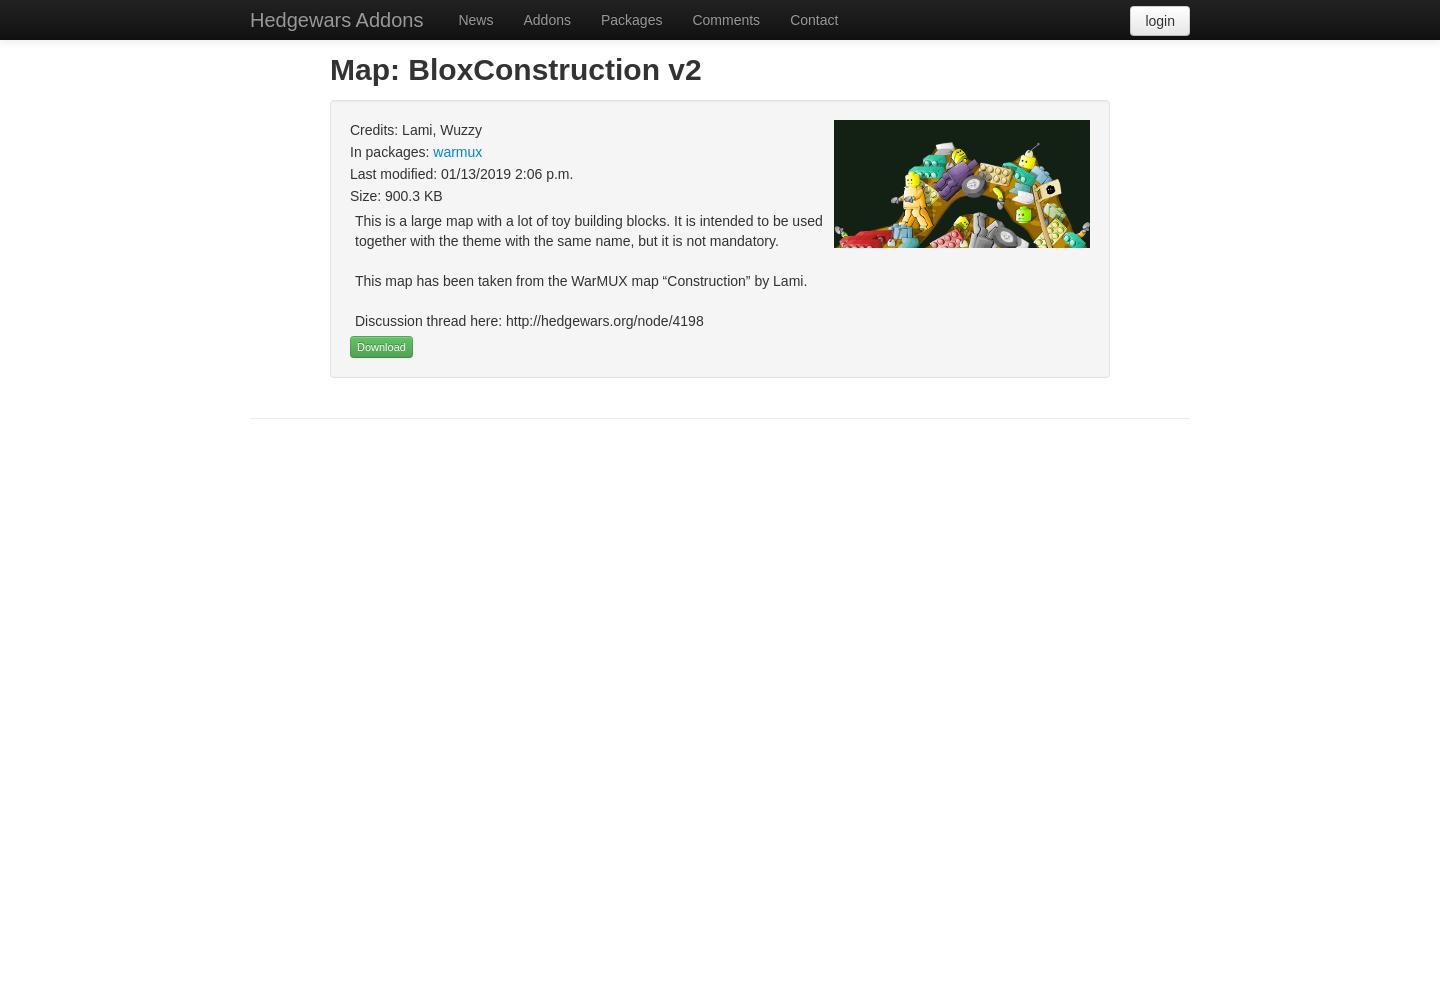 This screenshot has height=1000, width=1440. Describe the element at coordinates (415, 130) in the screenshot. I see `'Credits: Lami, Wuzzy'` at that location.